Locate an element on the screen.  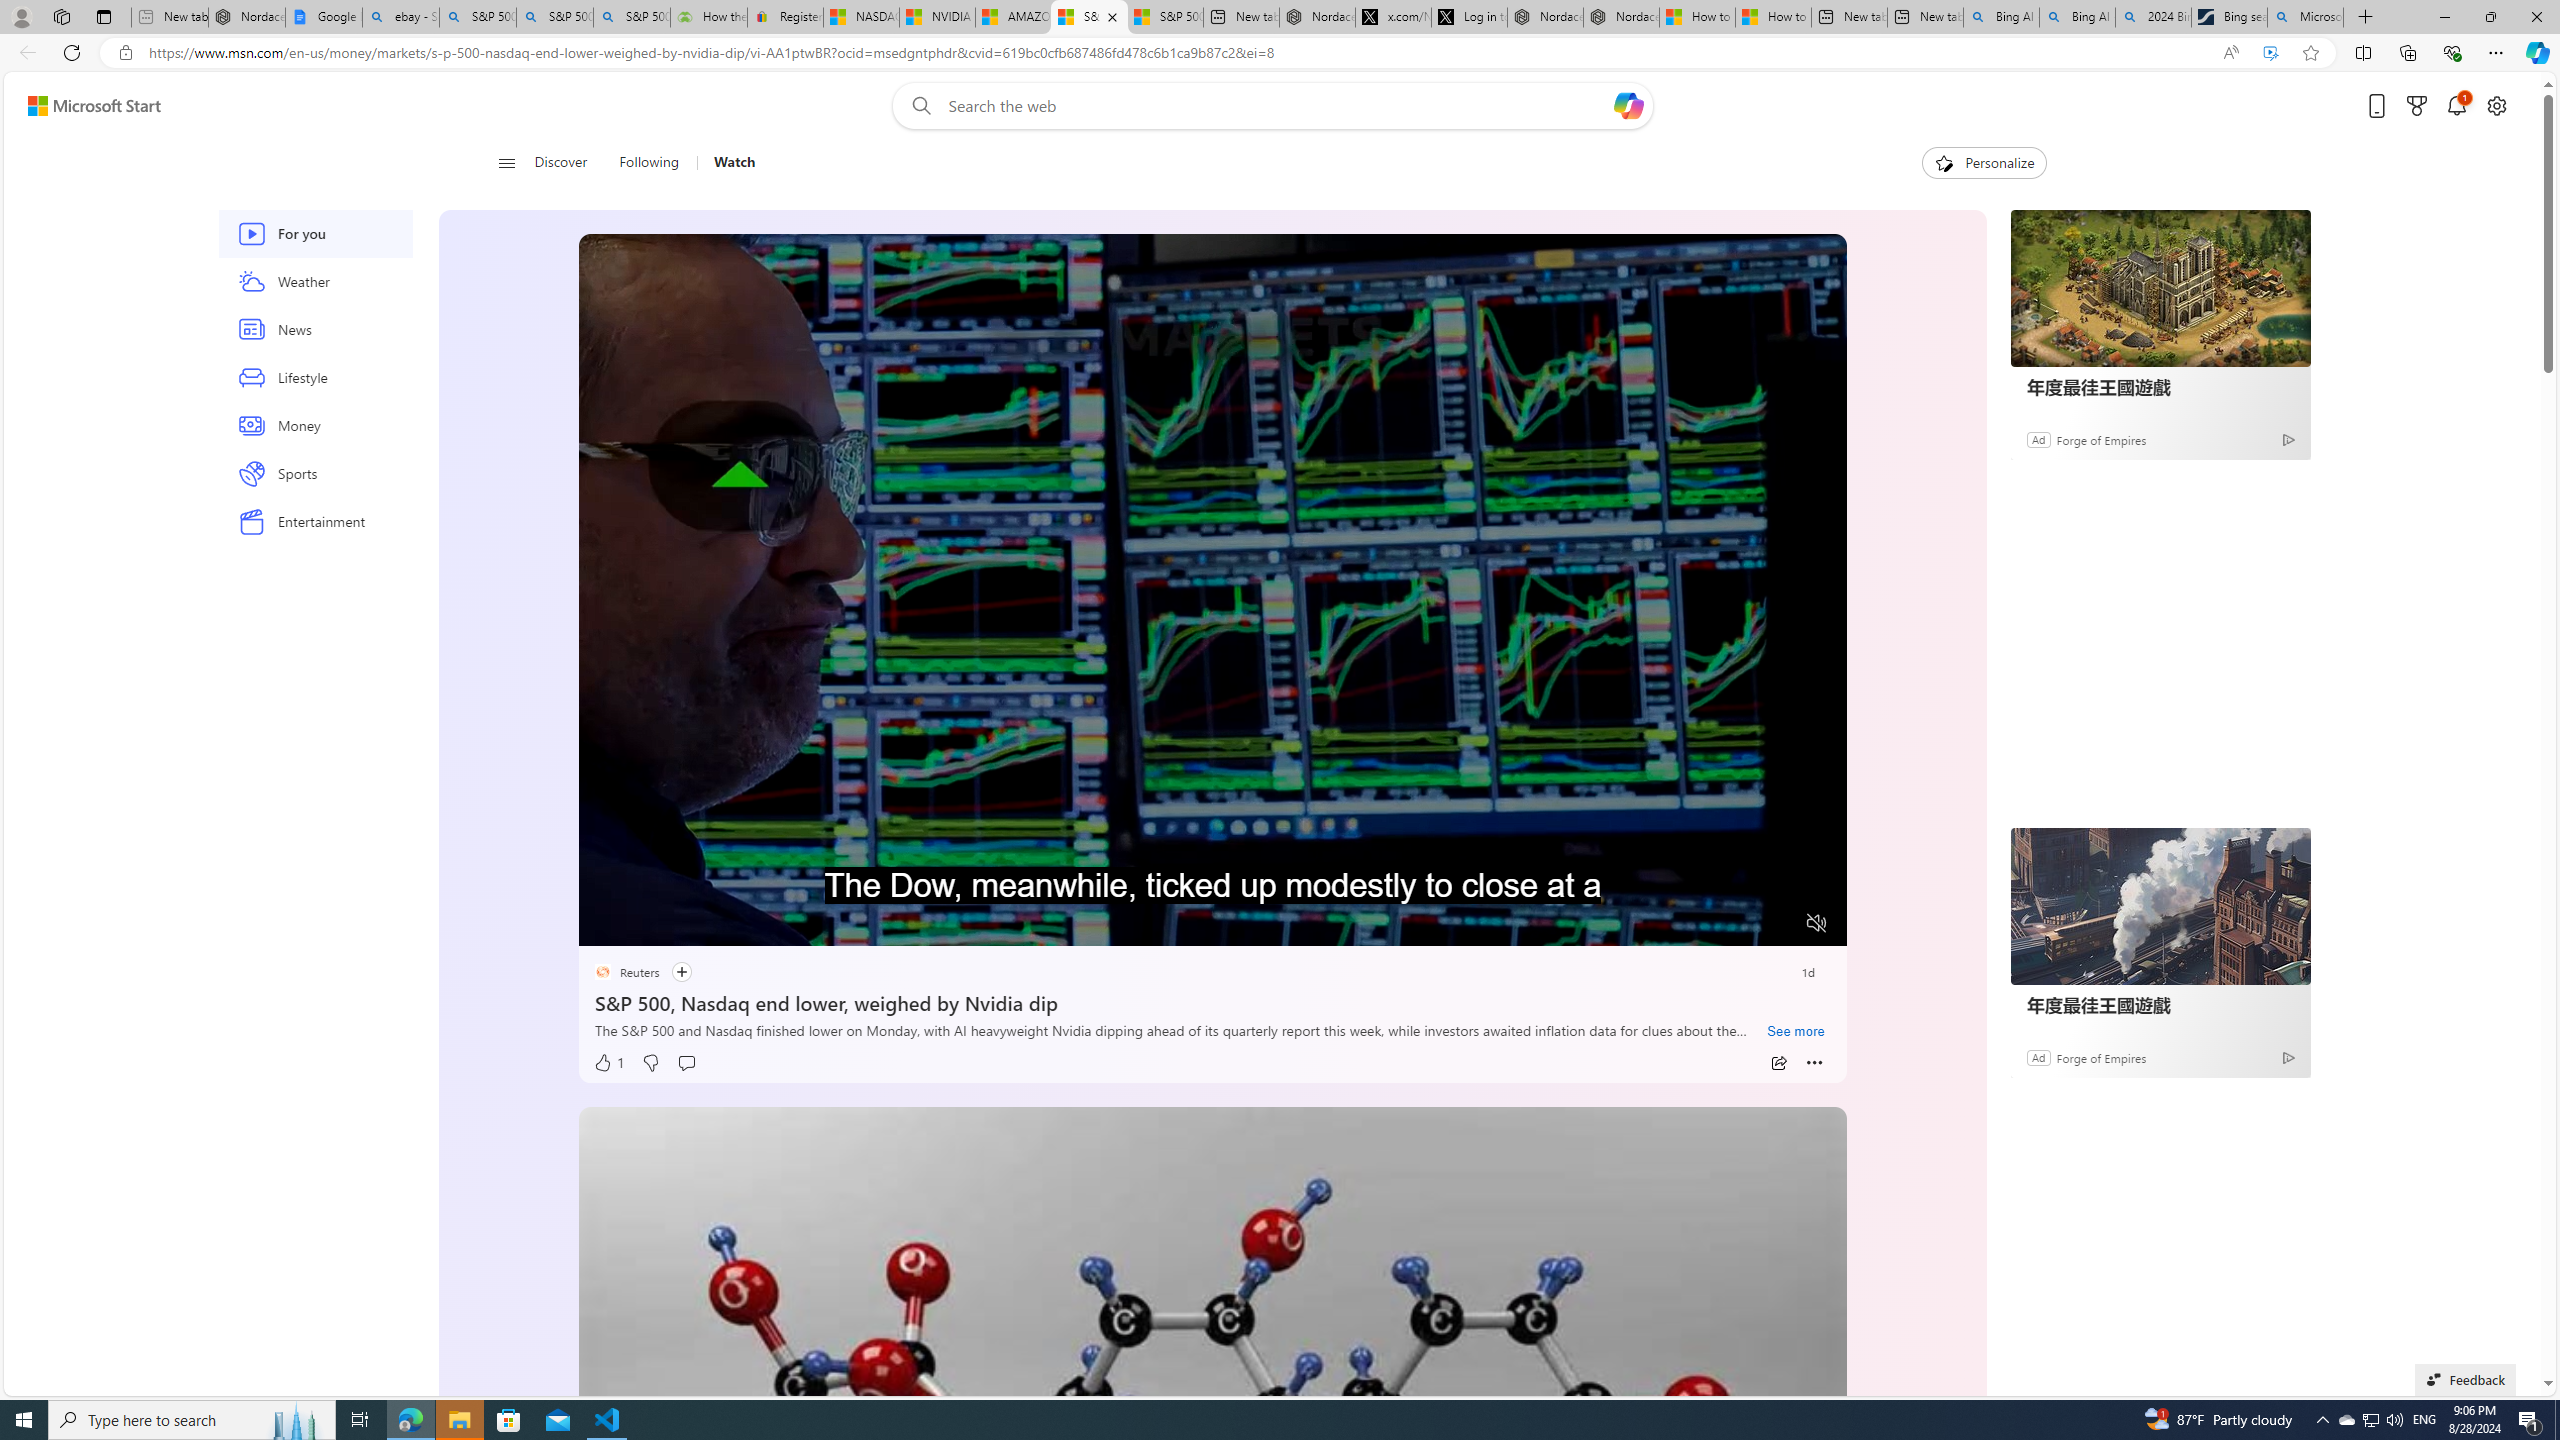
'Register: Create a personal eBay account' is located at coordinates (784, 16).